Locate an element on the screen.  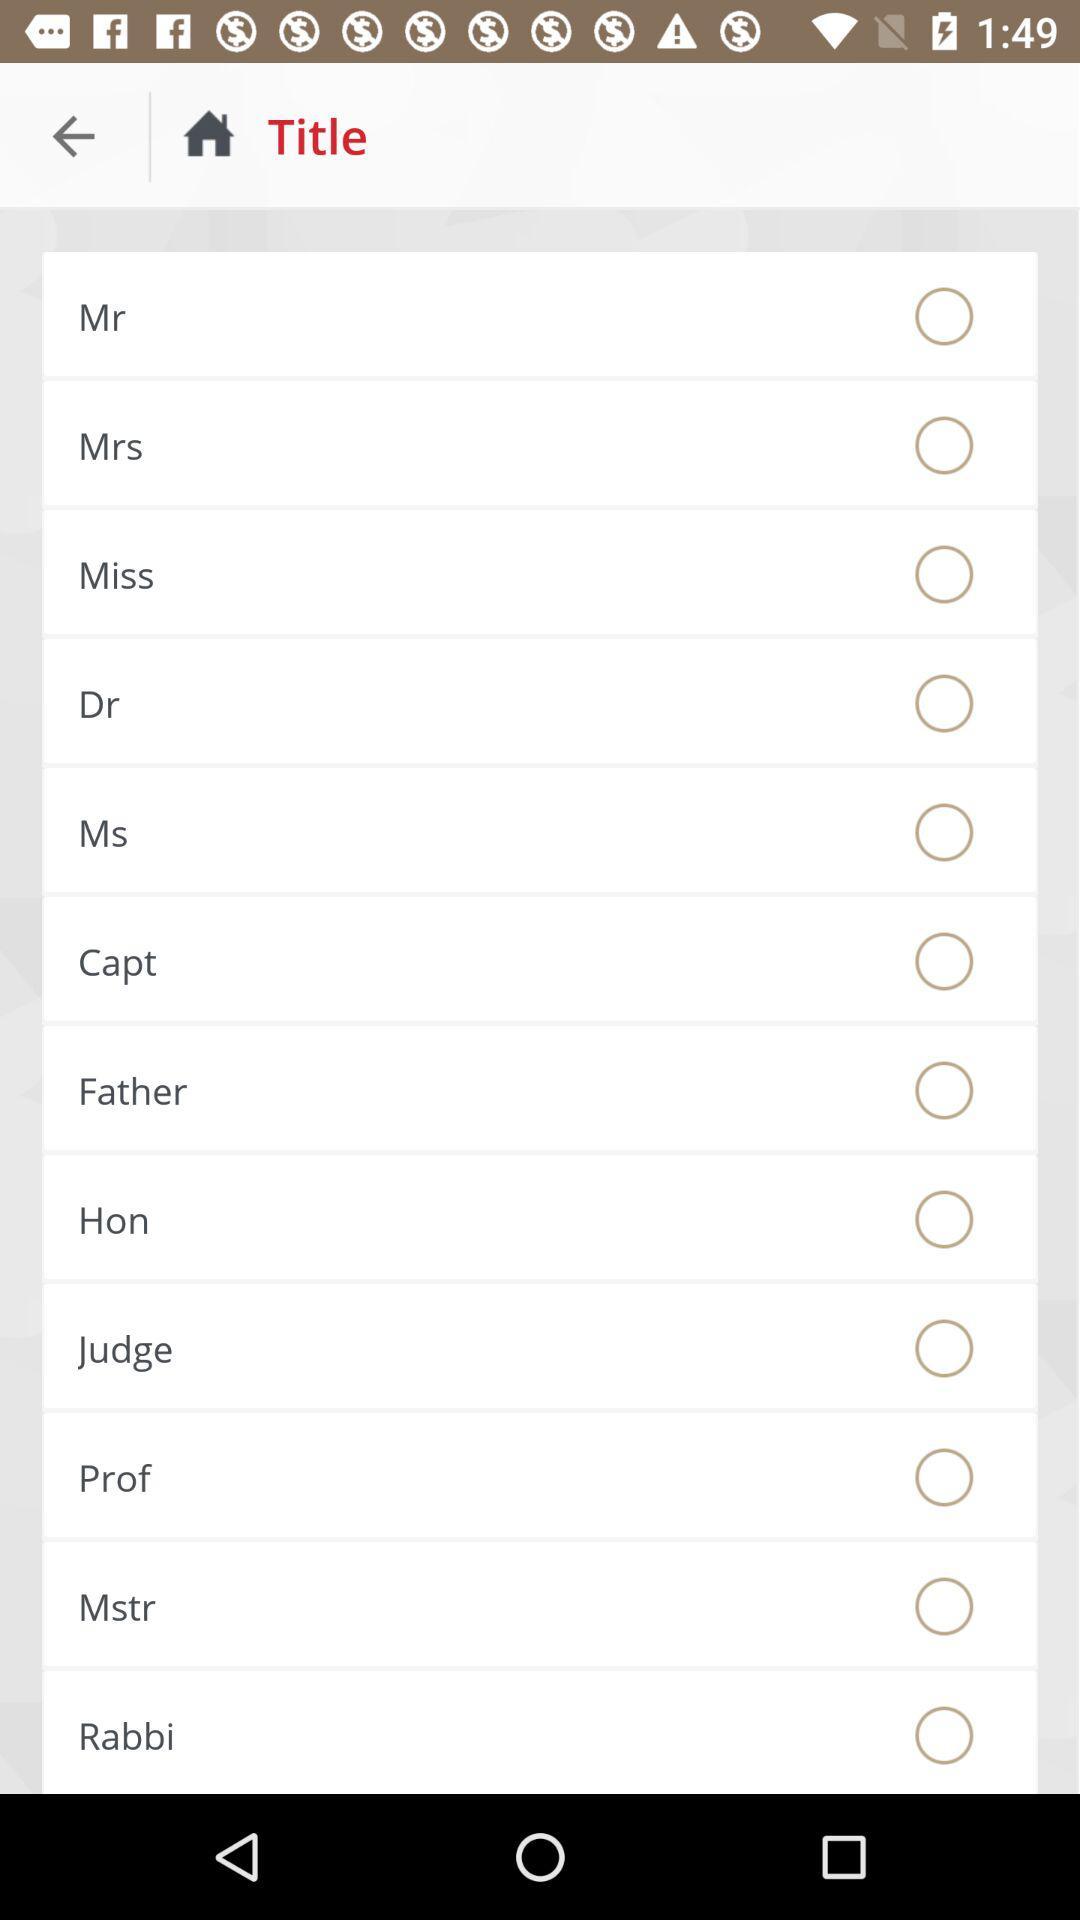
choose title rabbi is located at coordinates (944, 1734).